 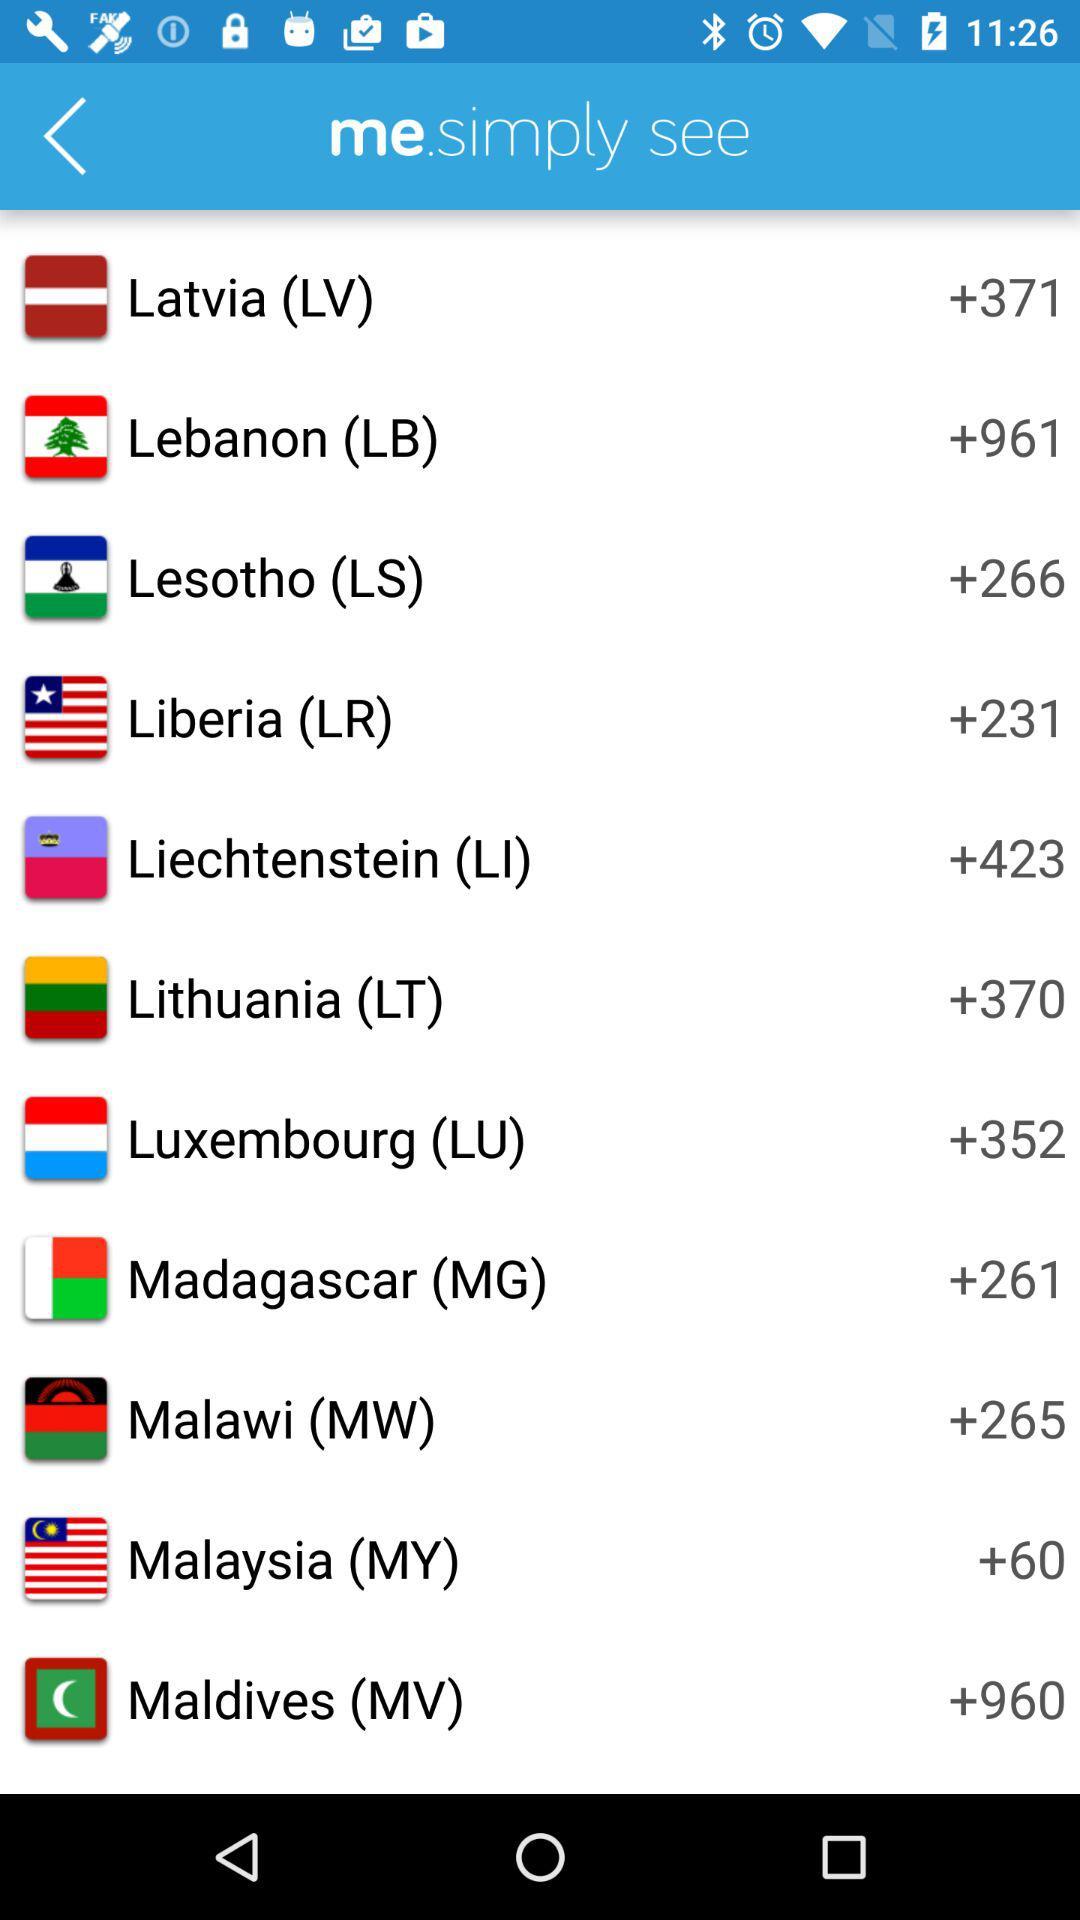 What do you see at coordinates (1022, 1557) in the screenshot?
I see `+60 item` at bounding box center [1022, 1557].